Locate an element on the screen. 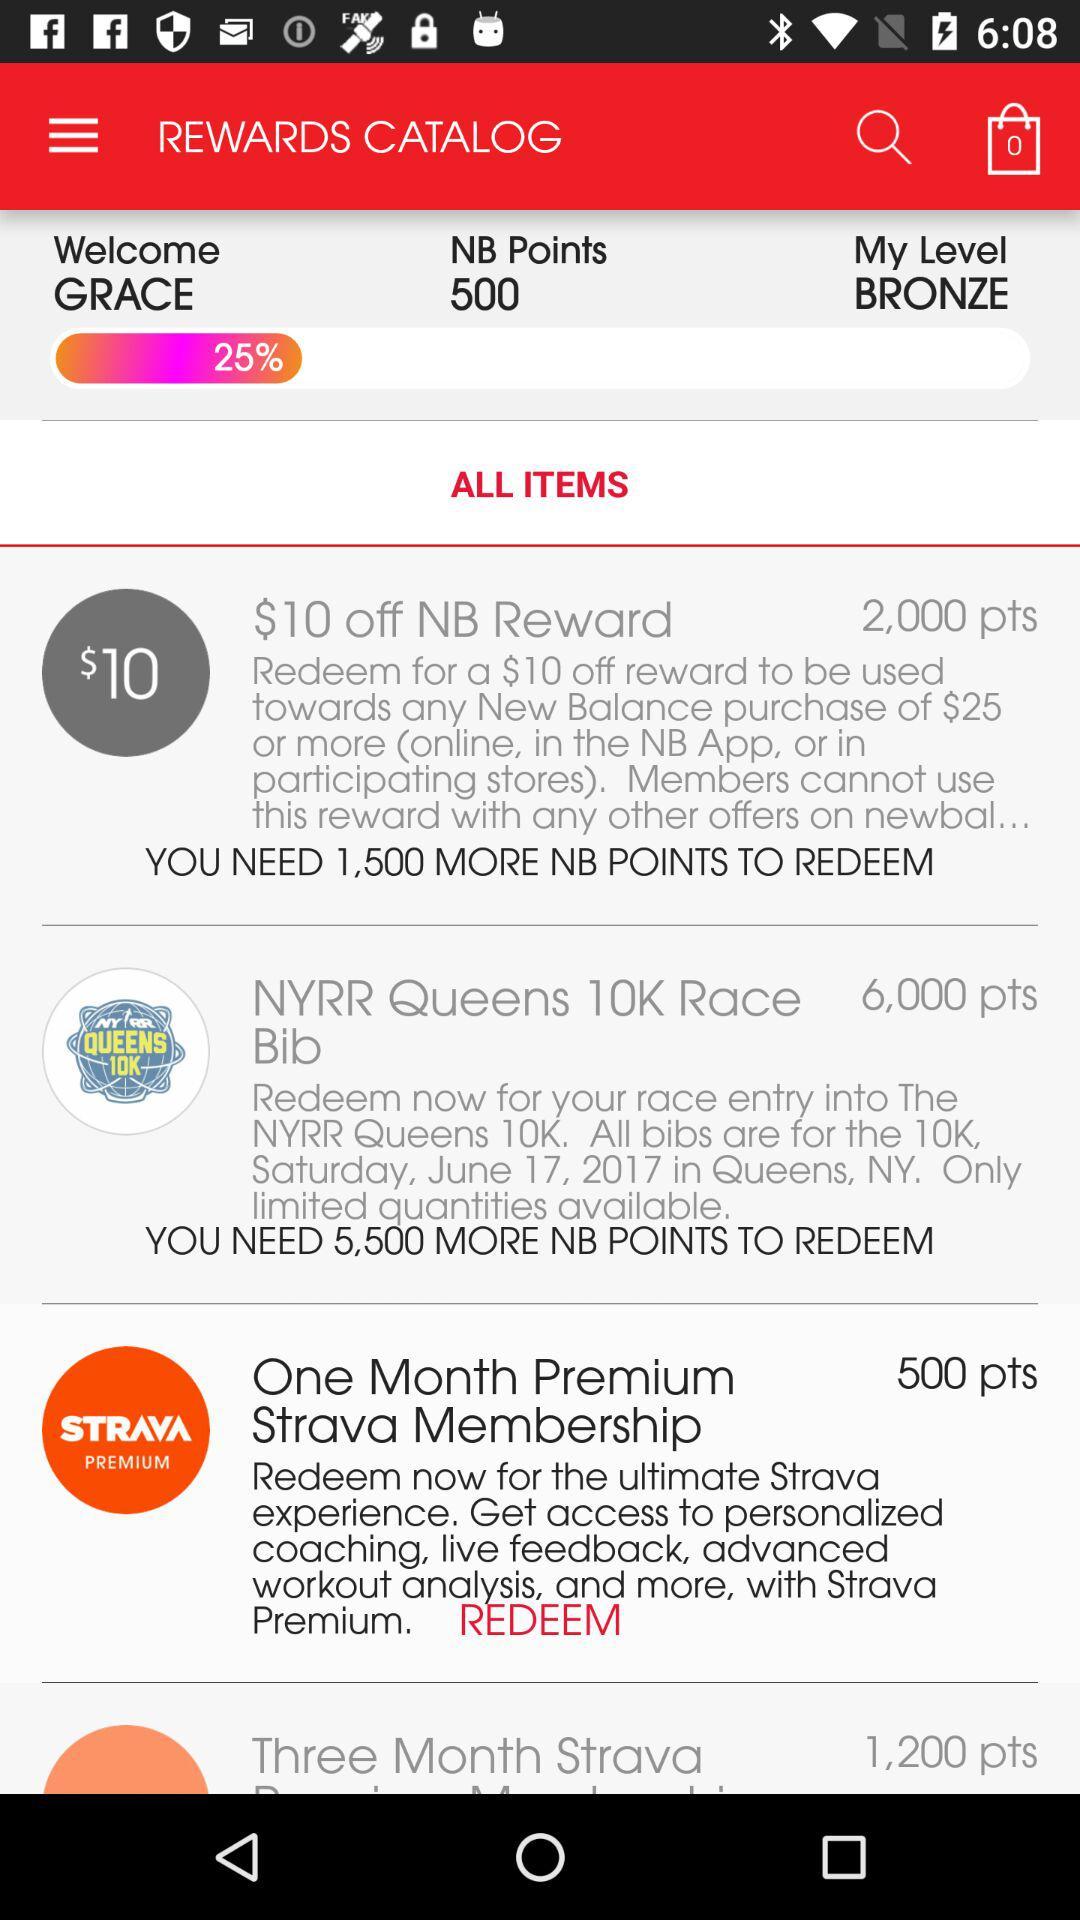 The height and width of the screenshot is (1920, 1080). the item next to the one month premium is located at coordinates (966, 1371).